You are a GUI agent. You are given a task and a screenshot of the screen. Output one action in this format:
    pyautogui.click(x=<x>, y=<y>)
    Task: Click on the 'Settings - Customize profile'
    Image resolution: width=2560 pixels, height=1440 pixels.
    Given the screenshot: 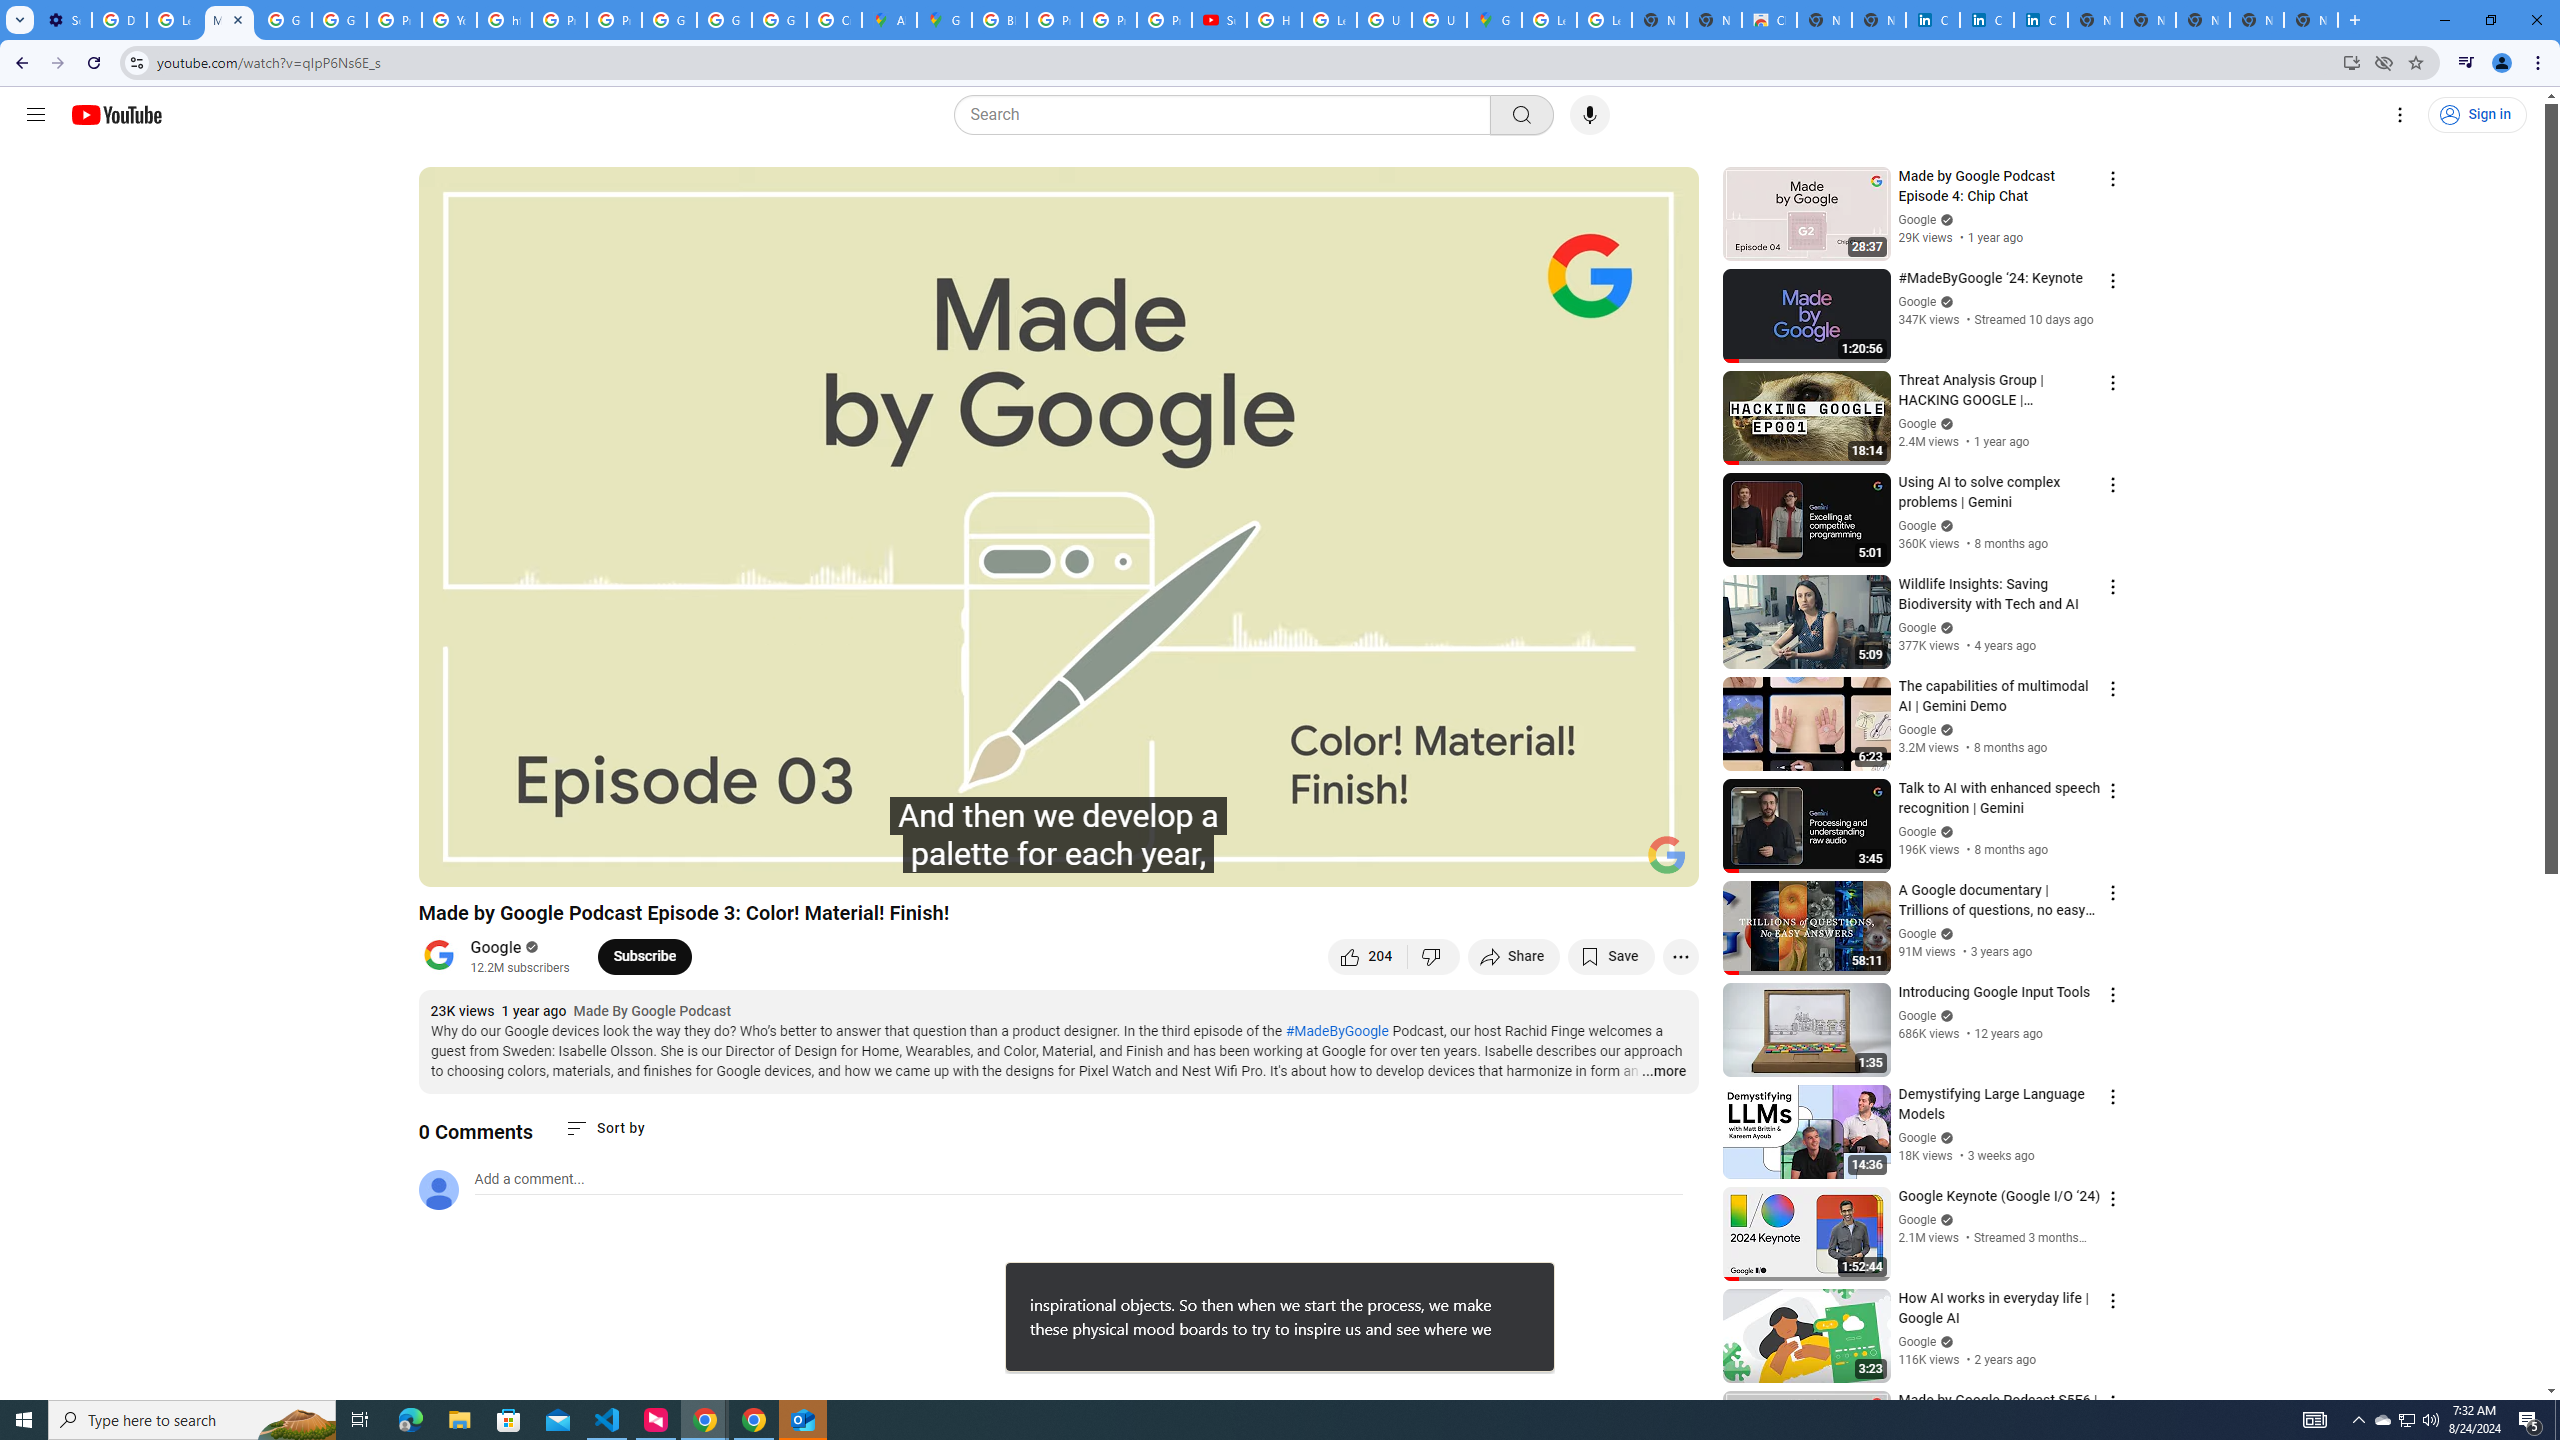 What is the action you would take?
    pyautogui.click(x=64, y=19)
    